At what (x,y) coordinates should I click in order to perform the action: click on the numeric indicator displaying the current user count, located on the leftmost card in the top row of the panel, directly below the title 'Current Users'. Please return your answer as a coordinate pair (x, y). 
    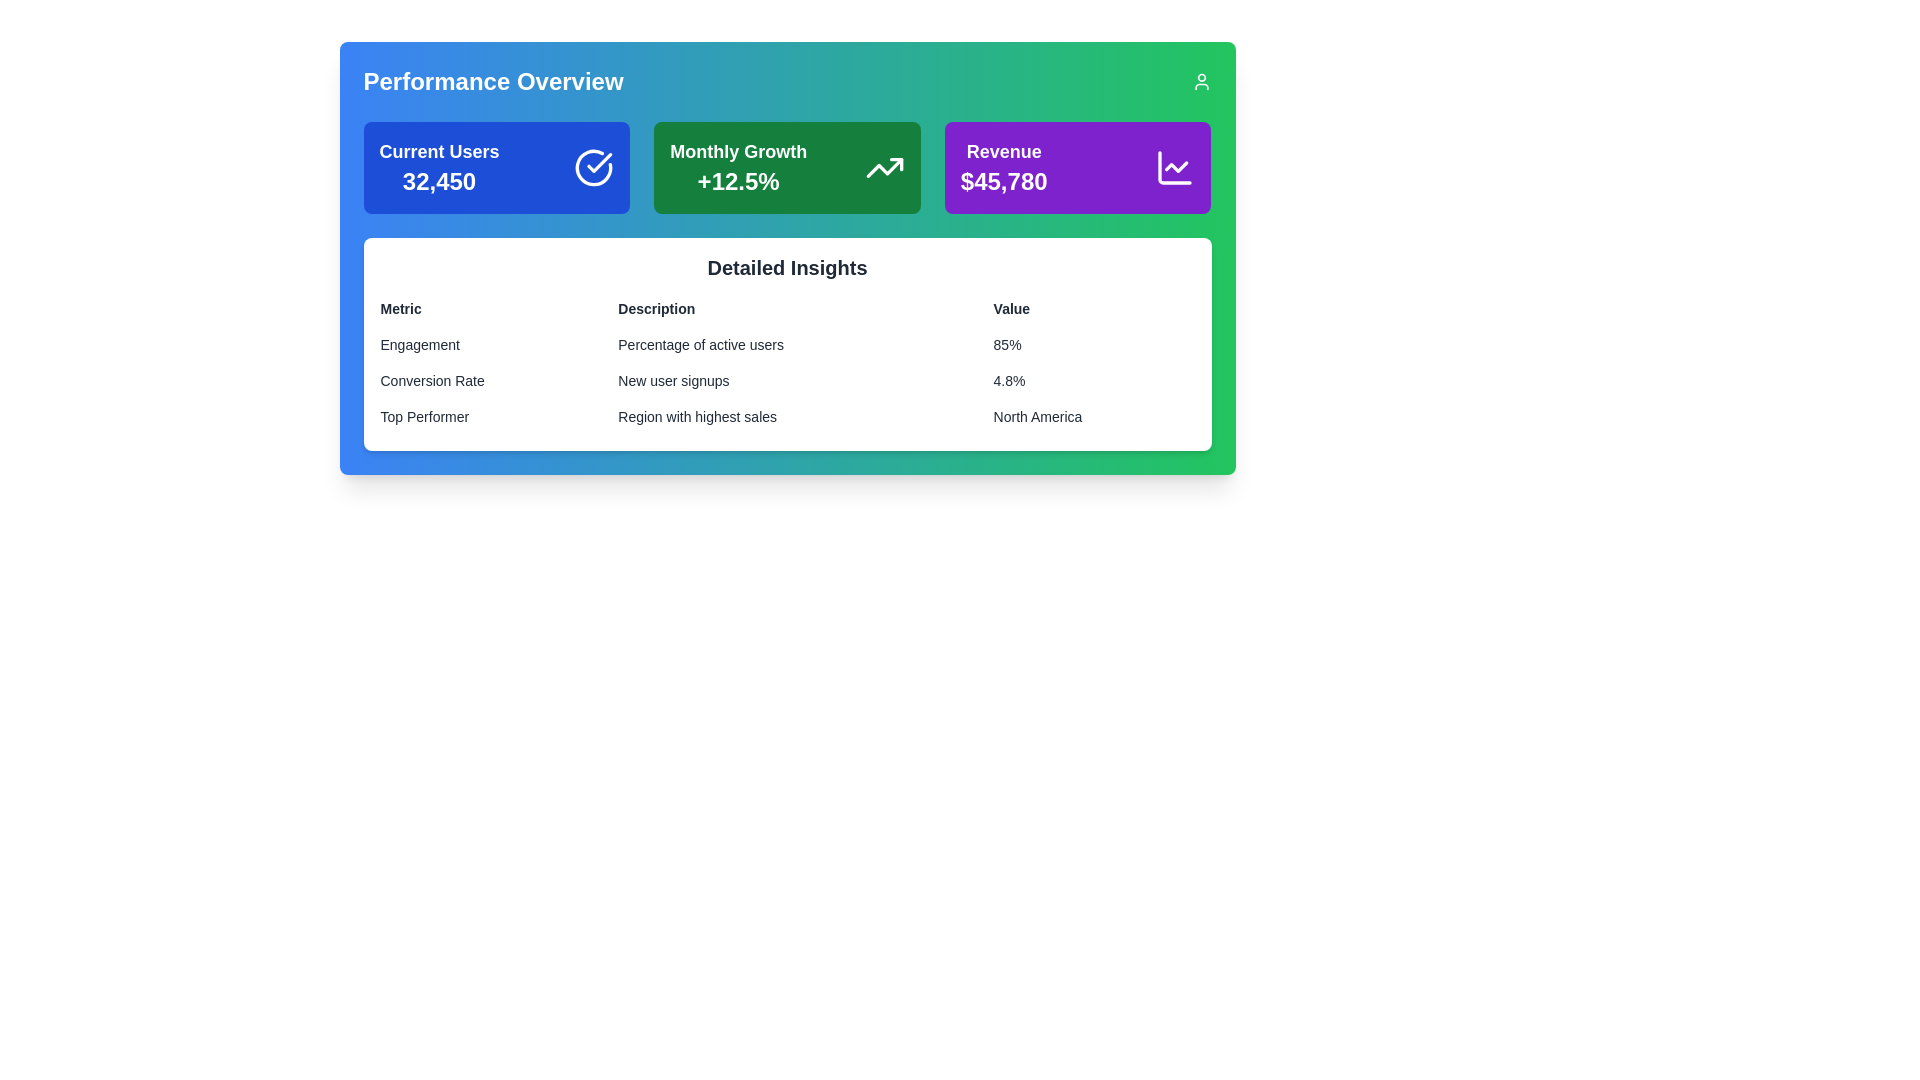
    Looking at the image, I should click on (438, 181).